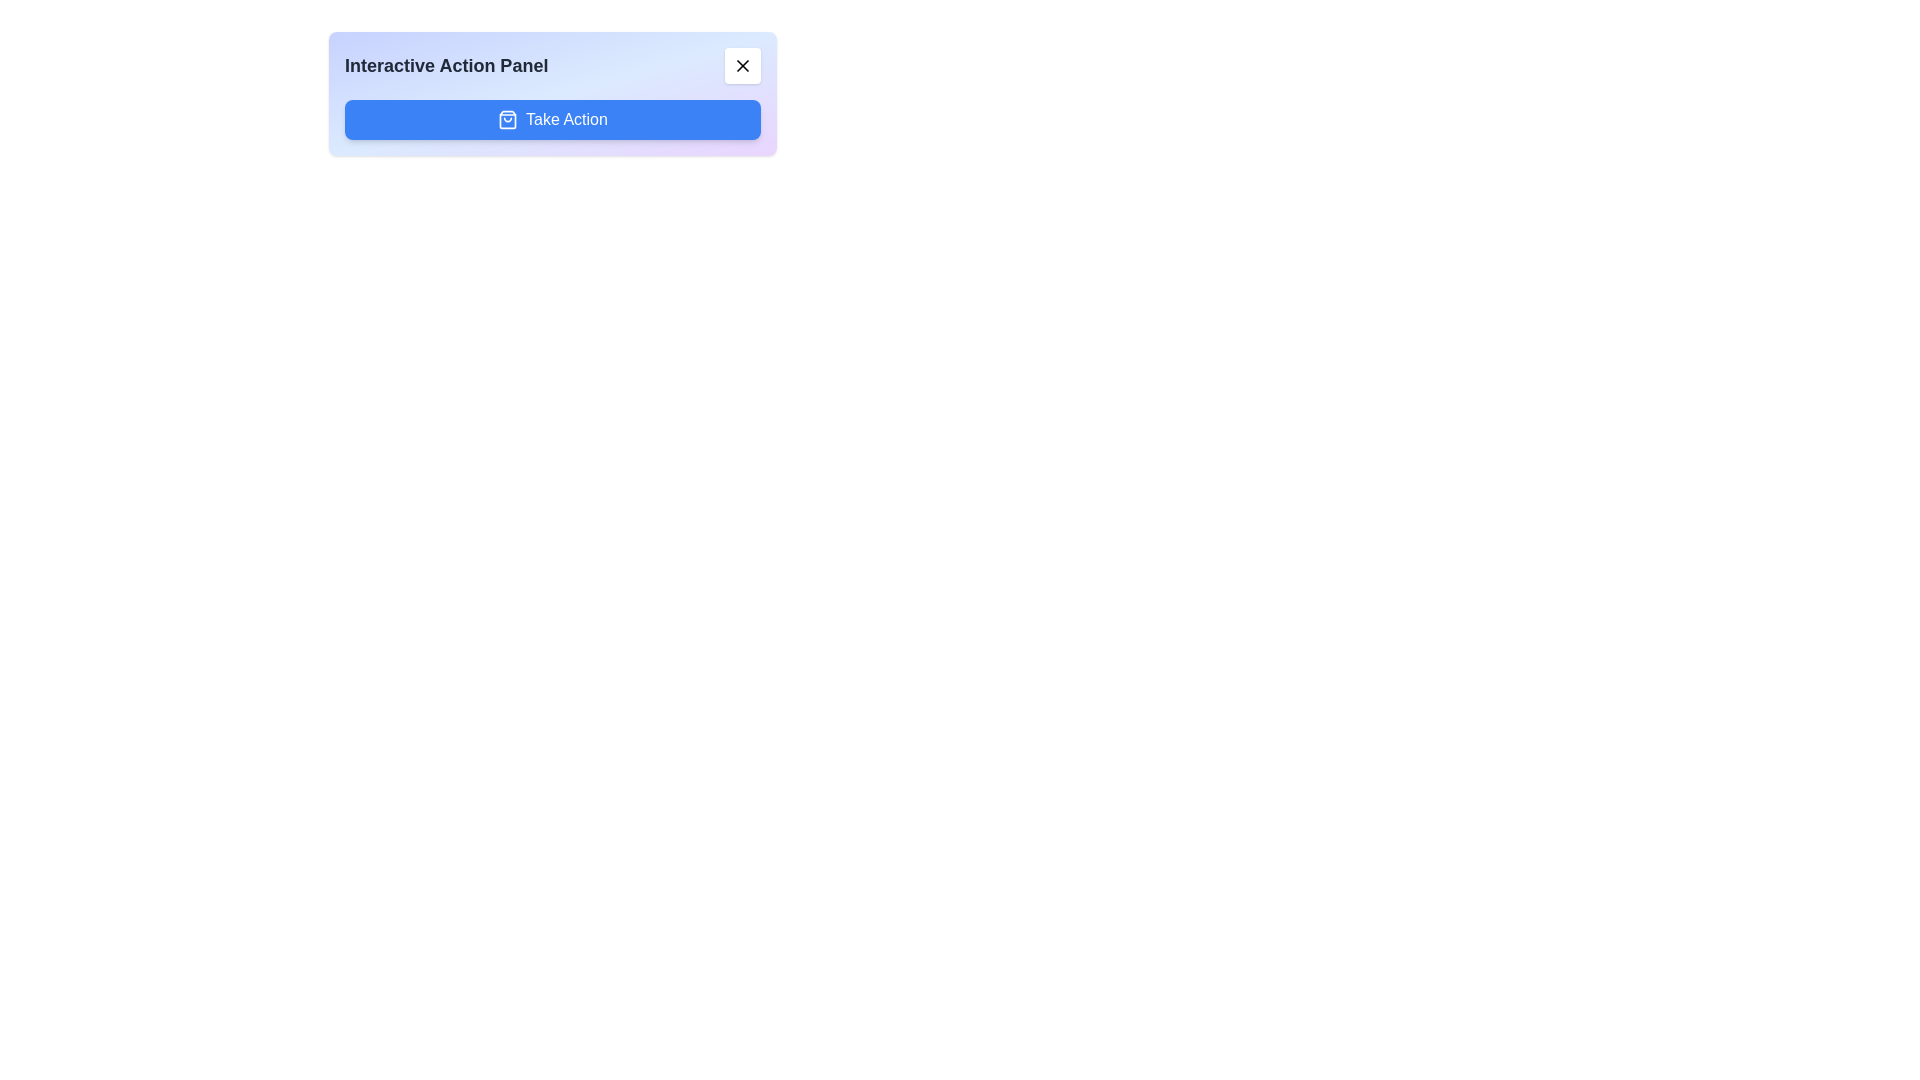 The height and width of the screenshot is (1080, 1920). Describe the element at coordinates (552, 119) in the screenshot. I see `the 'Take Action' button located in the 'Interactive Action Panel'` at that location.